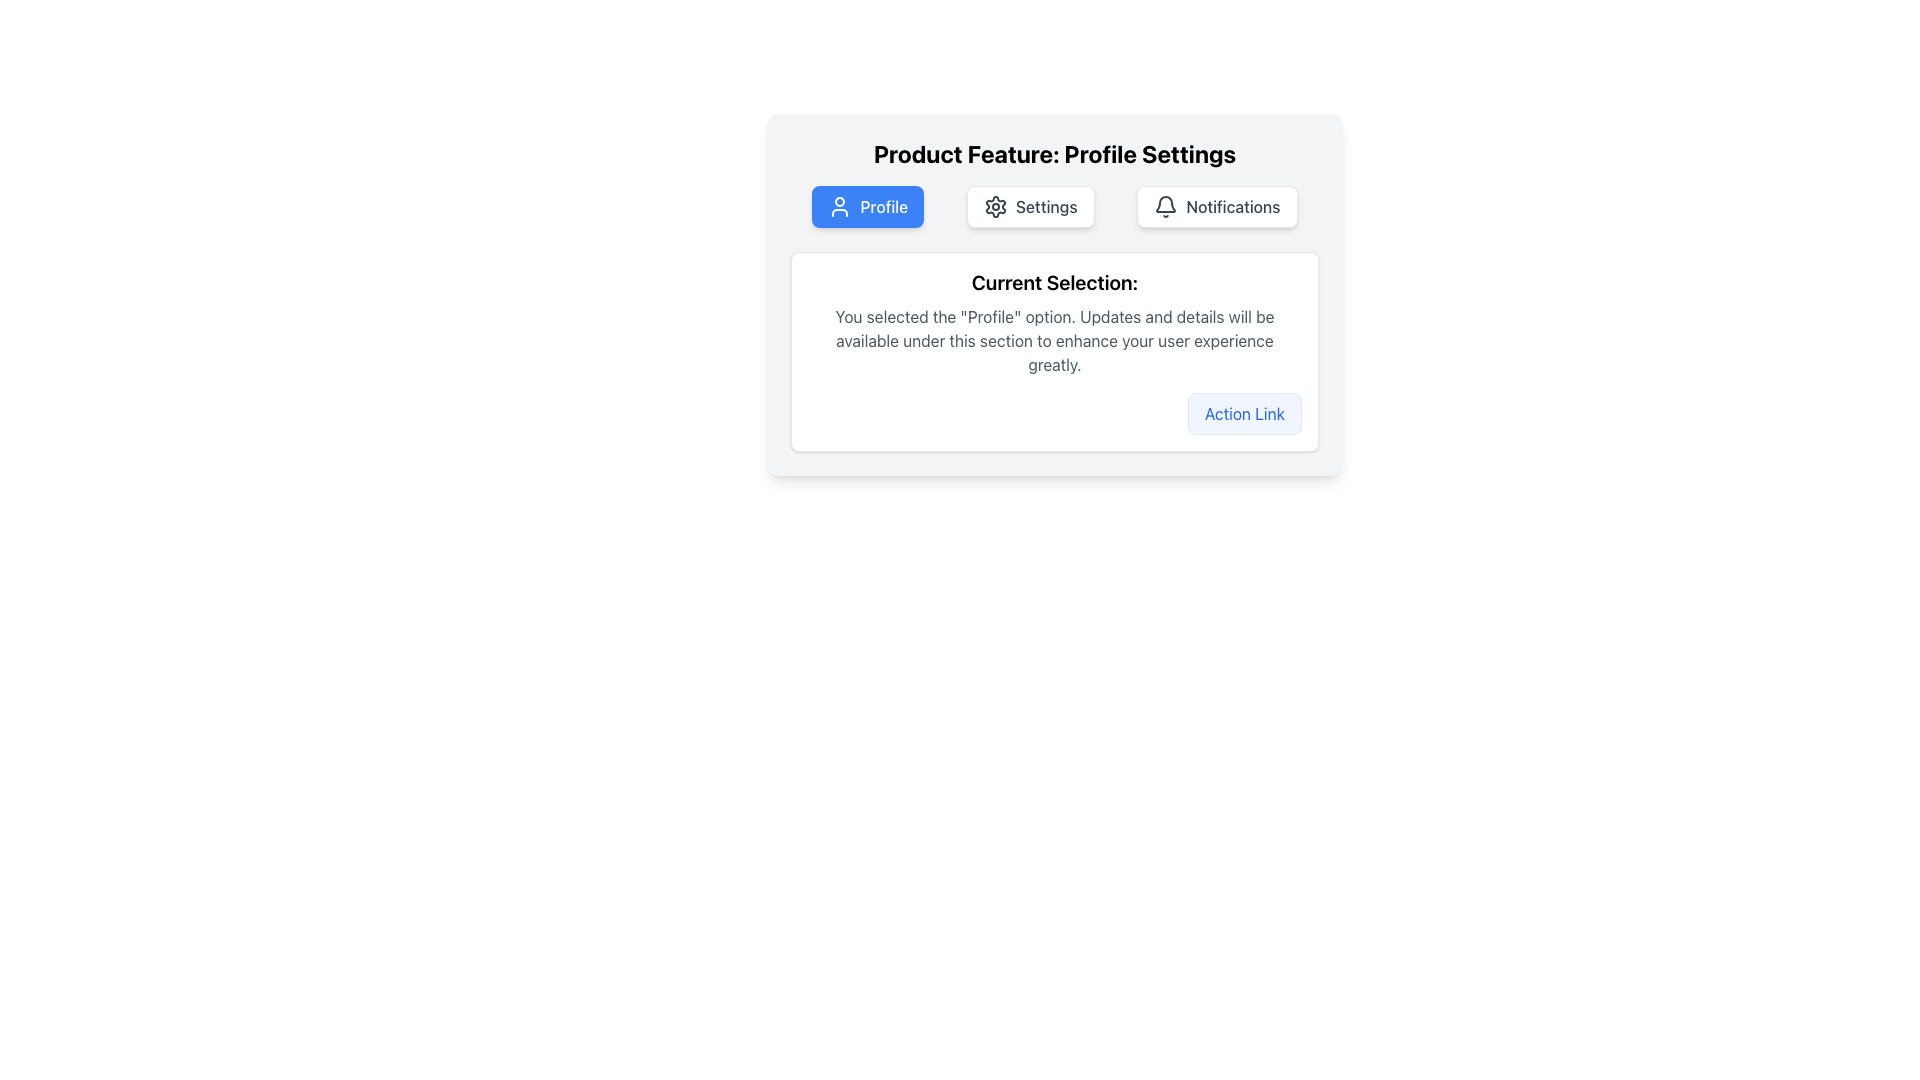 This screenshot has width=1920, height=1080. I want to click on the 'Profile' button located on the top-left side of a group of three buttons, so click(868, 207).